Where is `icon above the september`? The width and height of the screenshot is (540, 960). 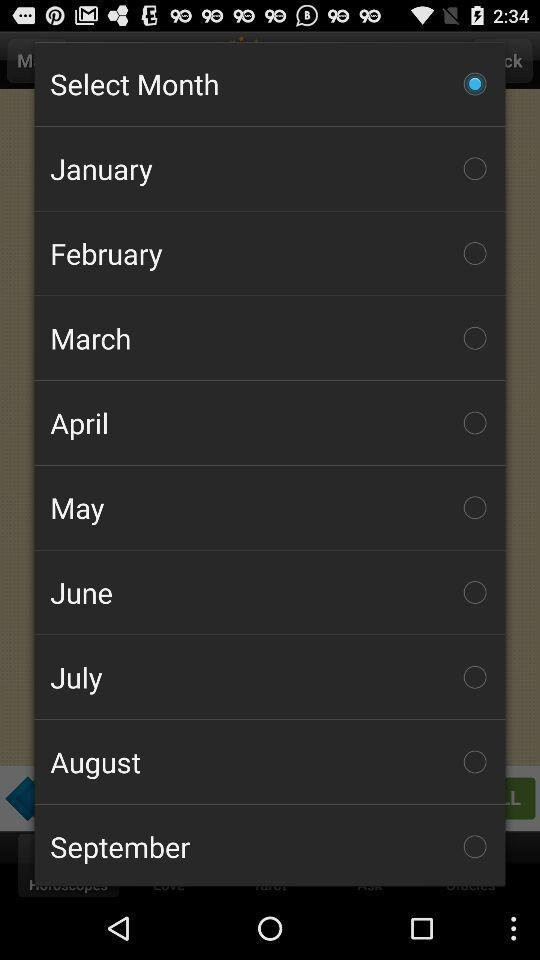 icon above the september is located at coordinates (270, 760).